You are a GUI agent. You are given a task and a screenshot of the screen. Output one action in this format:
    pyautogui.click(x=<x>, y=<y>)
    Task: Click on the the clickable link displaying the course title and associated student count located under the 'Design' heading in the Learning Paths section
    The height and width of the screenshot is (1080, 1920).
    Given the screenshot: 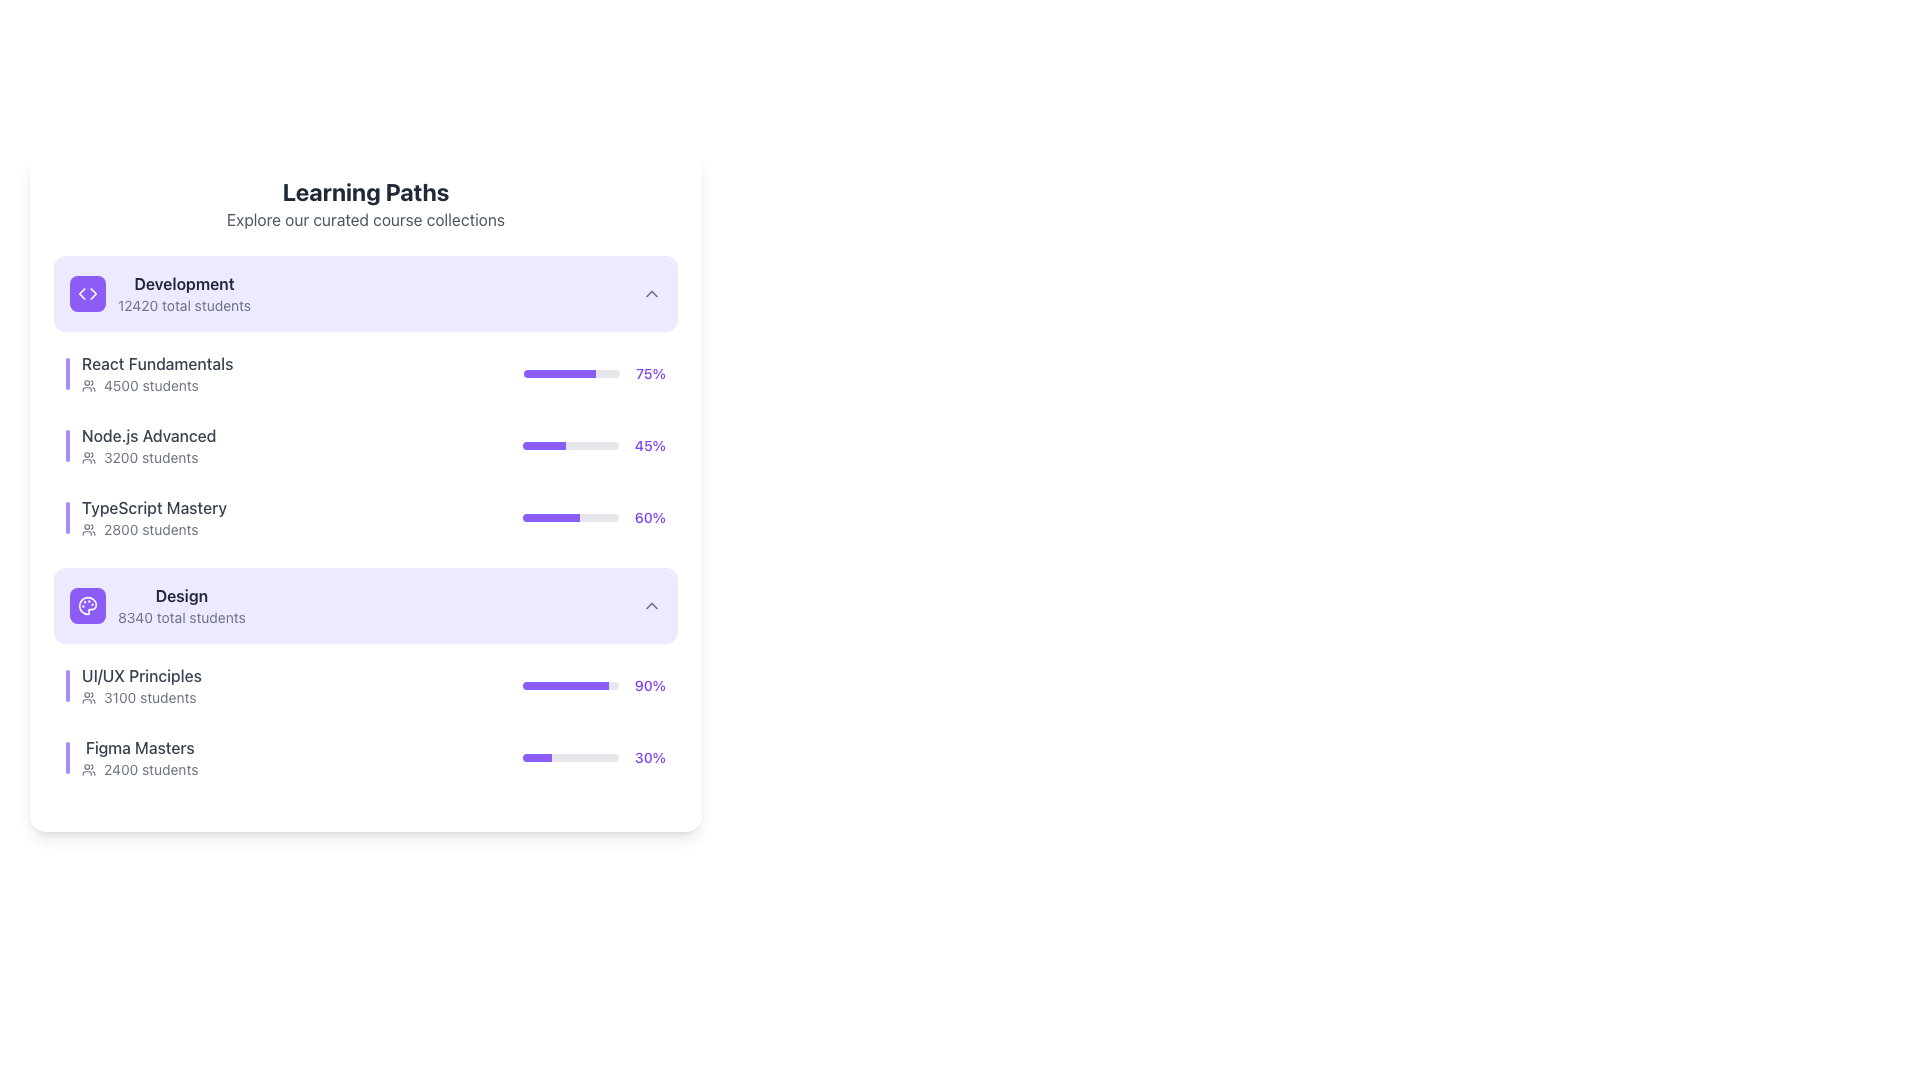 What is the action you would take?
    pyautogui.click(x=133, y=685)
    